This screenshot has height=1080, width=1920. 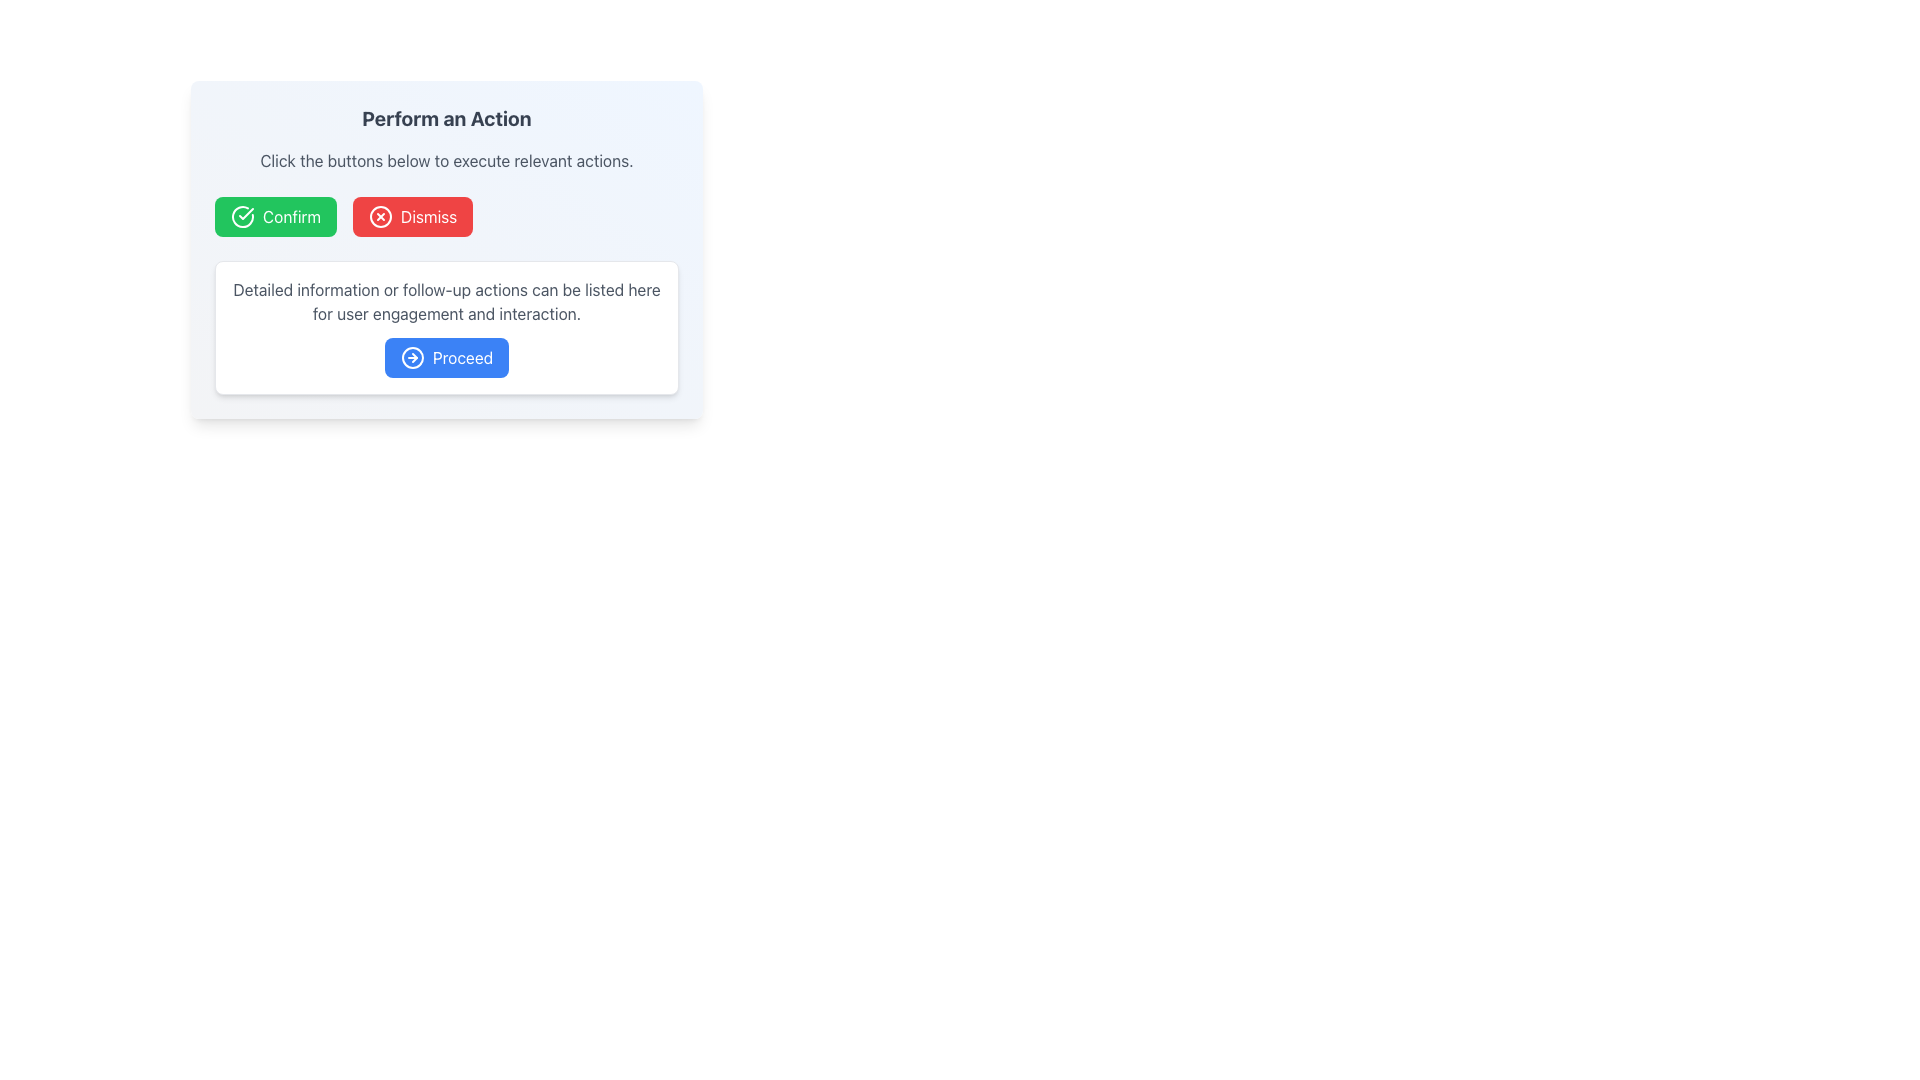 I want to click on the red 'Dismiss' button with rounded corners and a white cross icon, so click(x=412, y=216).